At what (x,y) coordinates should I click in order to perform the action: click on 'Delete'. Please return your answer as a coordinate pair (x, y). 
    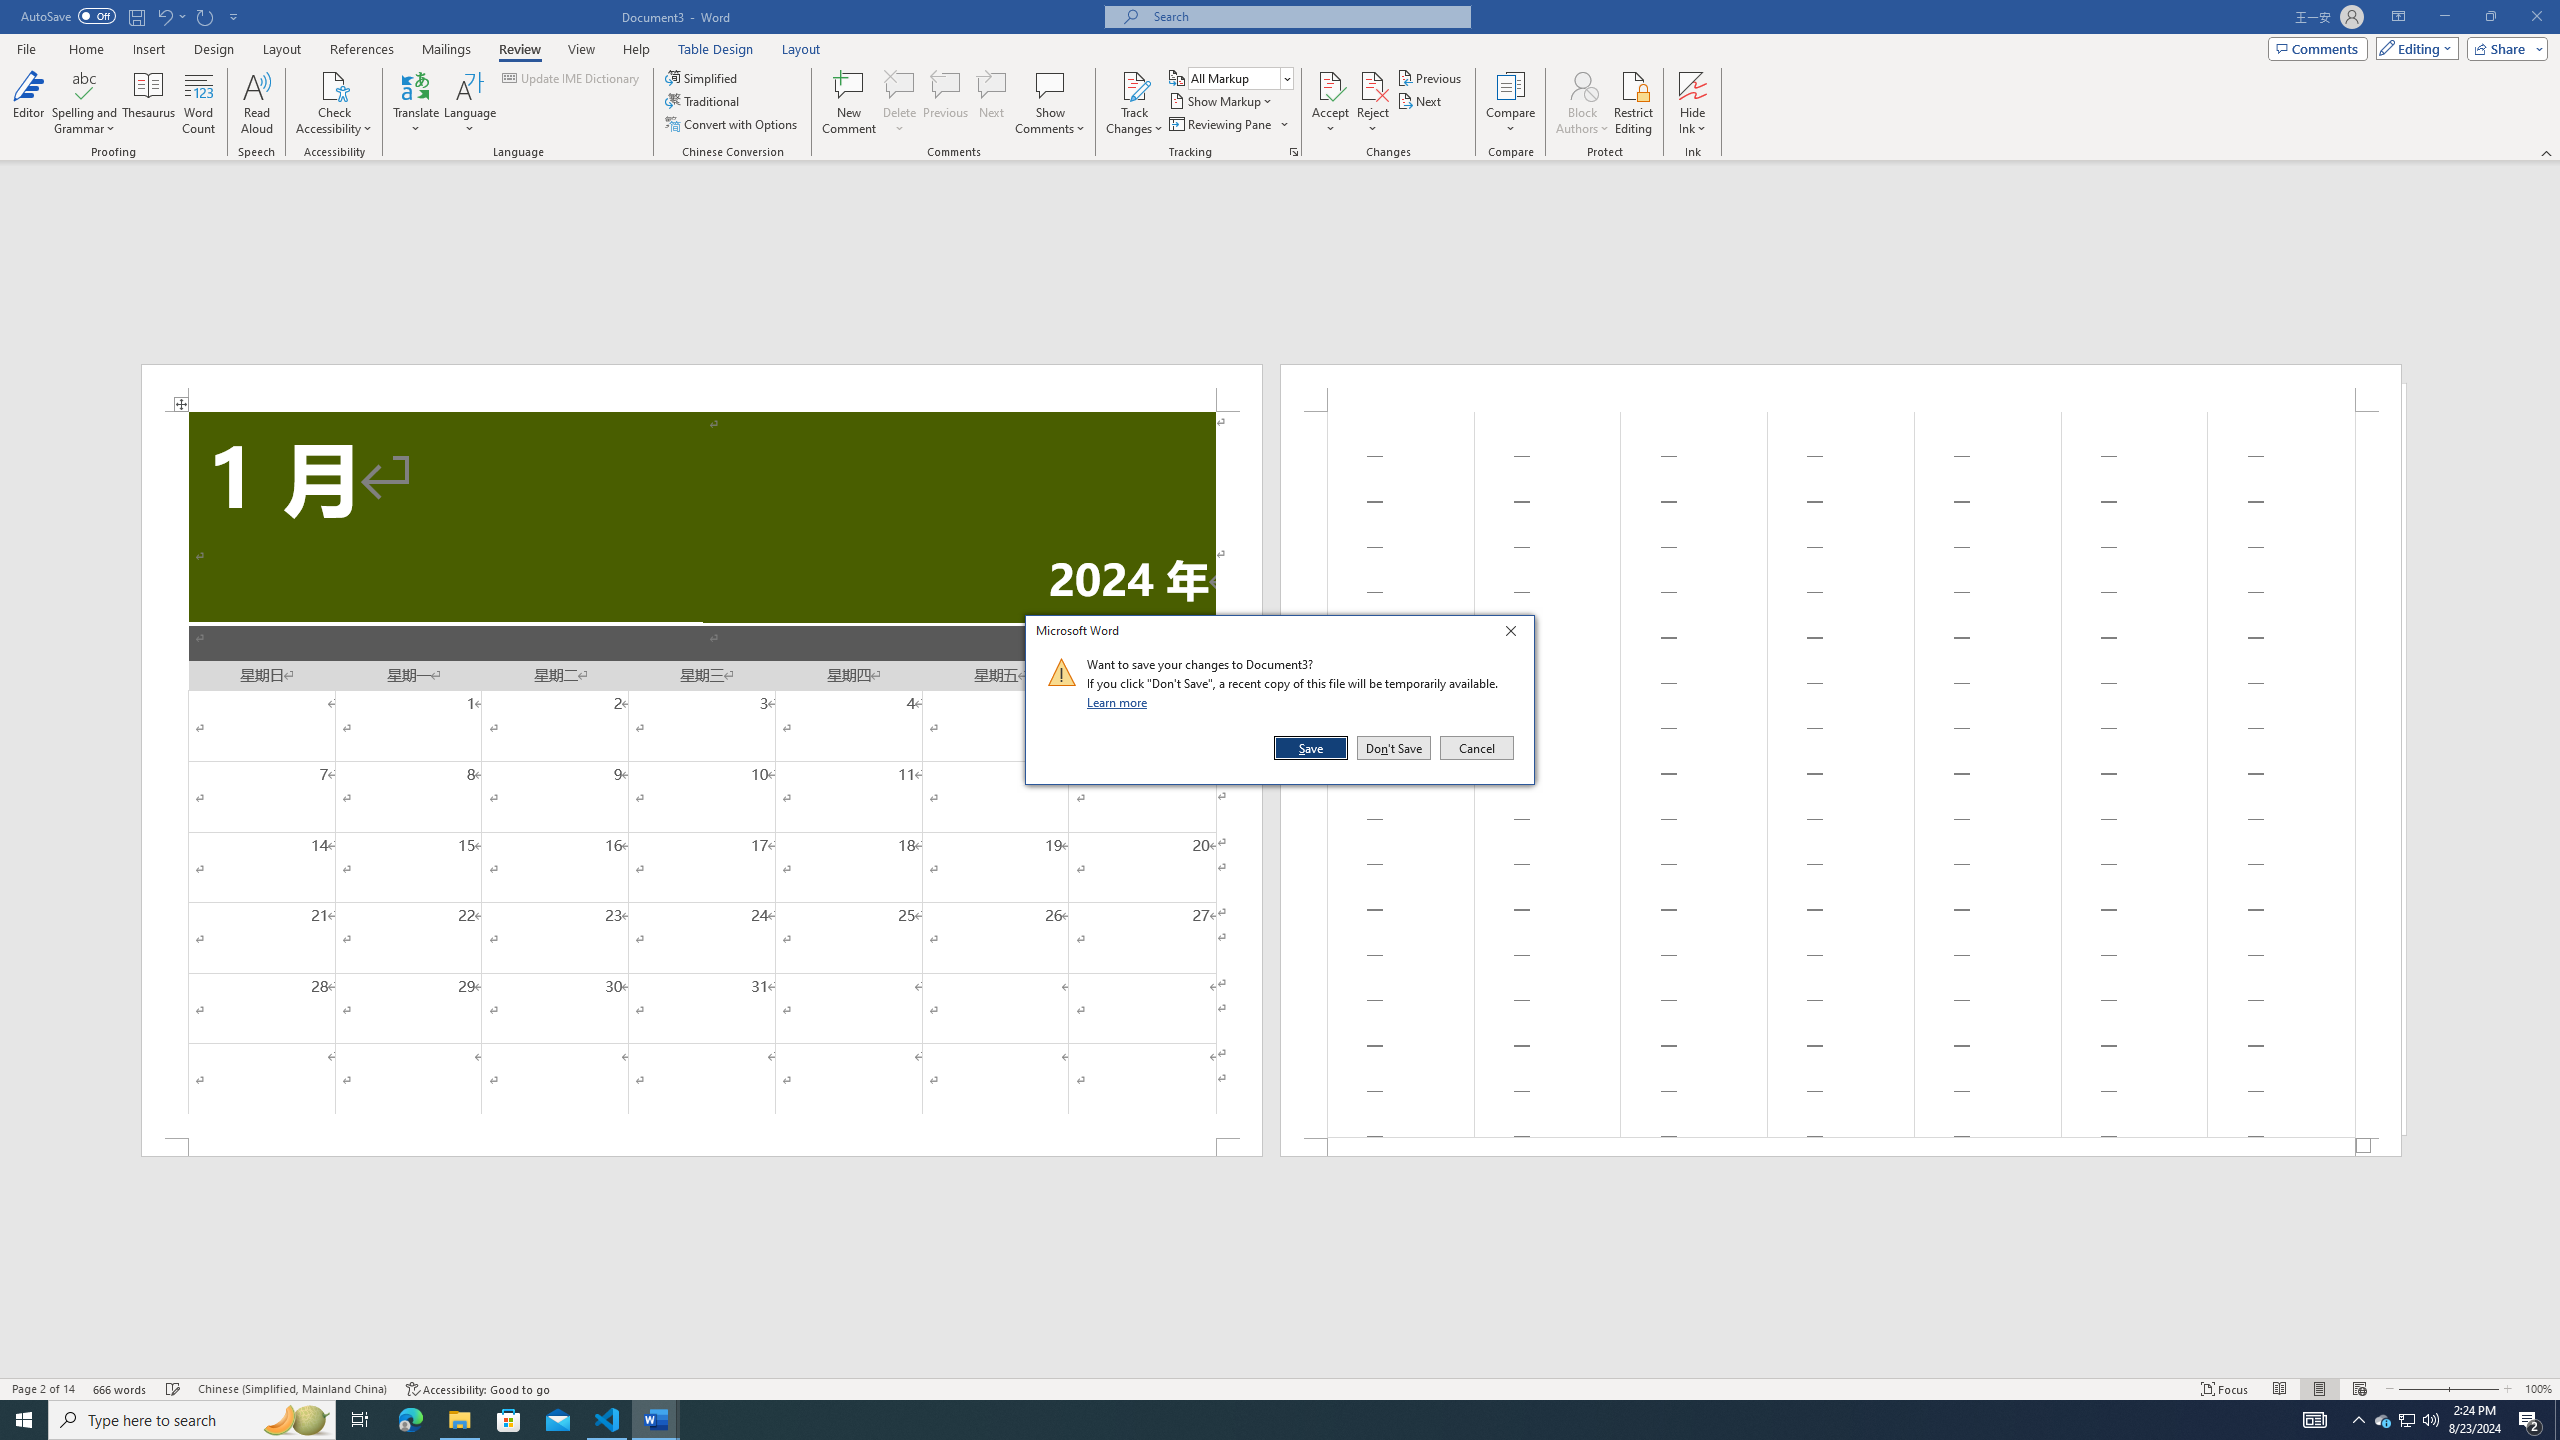
    Looking at the image, I should click on (898, 103).